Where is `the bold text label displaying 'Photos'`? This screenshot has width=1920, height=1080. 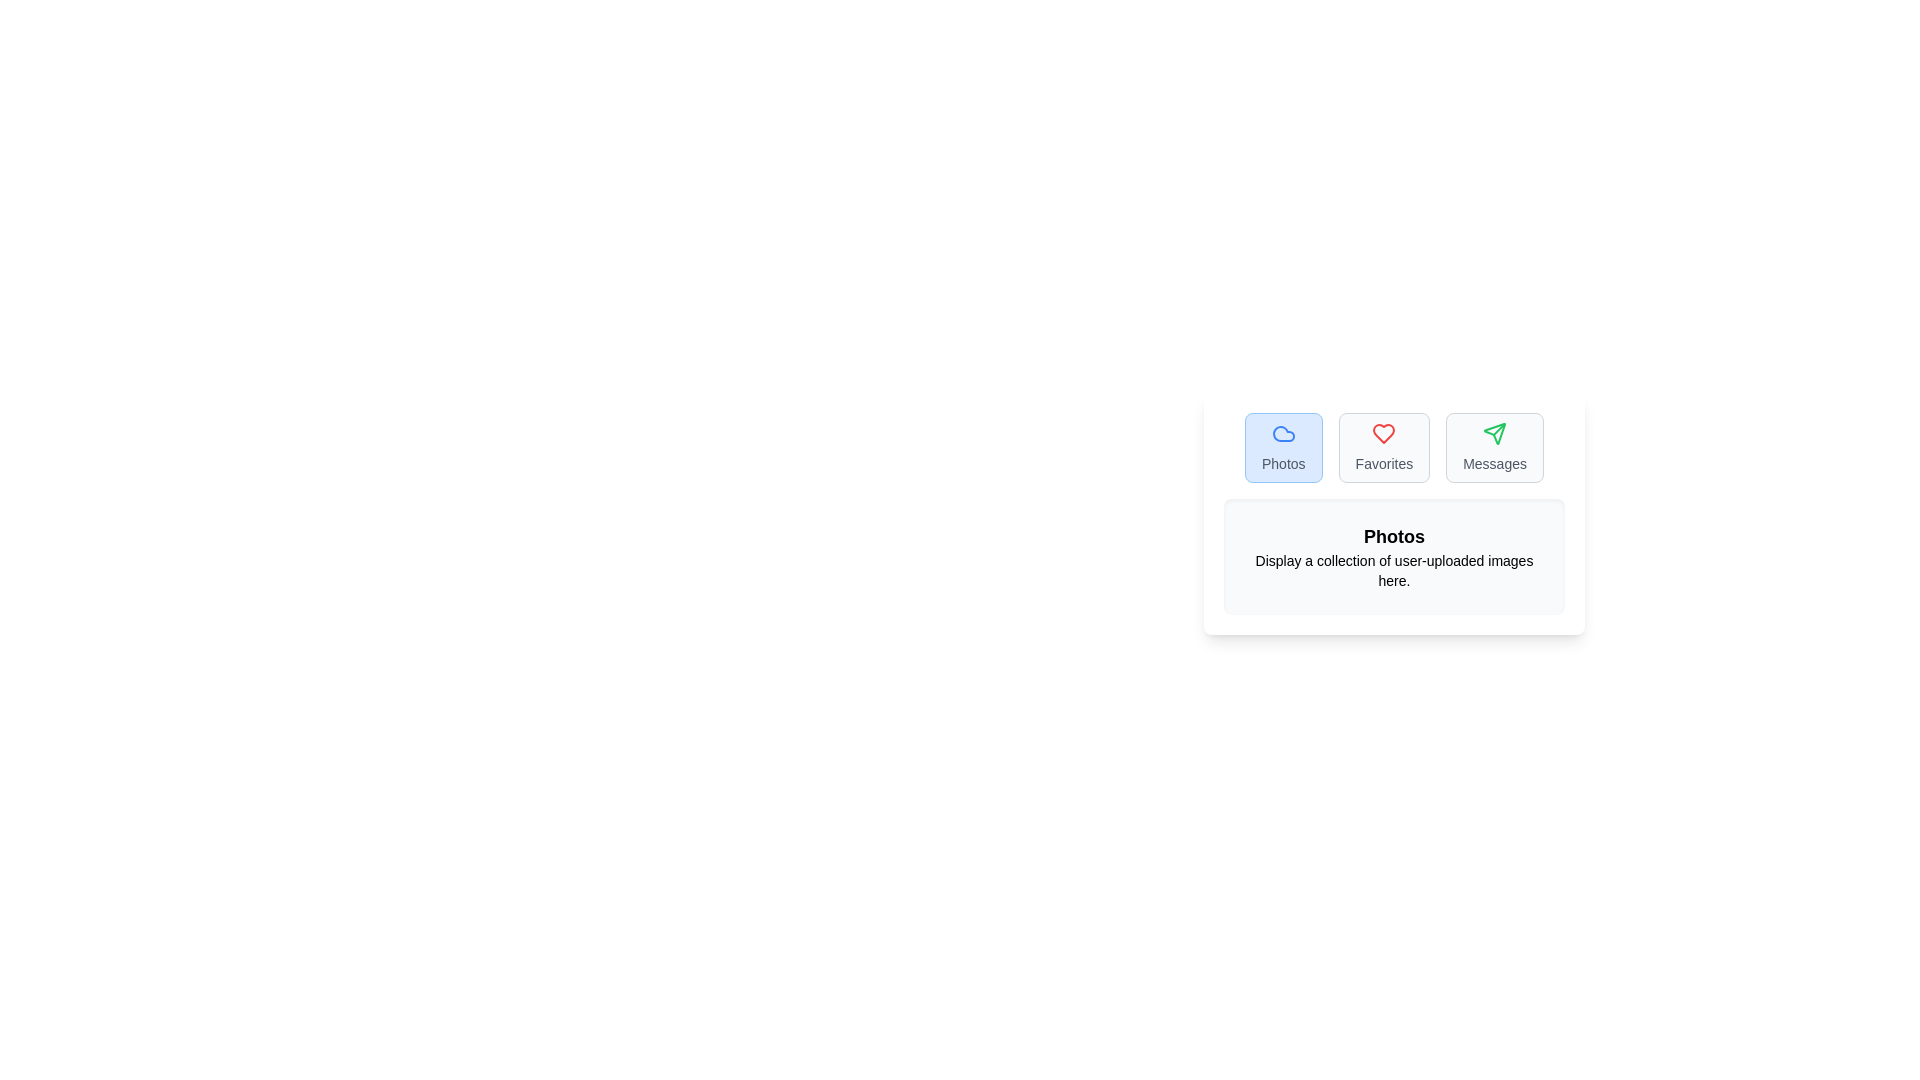
the bold text label displaying 'Photos' is located at coordinates (1393, 535).